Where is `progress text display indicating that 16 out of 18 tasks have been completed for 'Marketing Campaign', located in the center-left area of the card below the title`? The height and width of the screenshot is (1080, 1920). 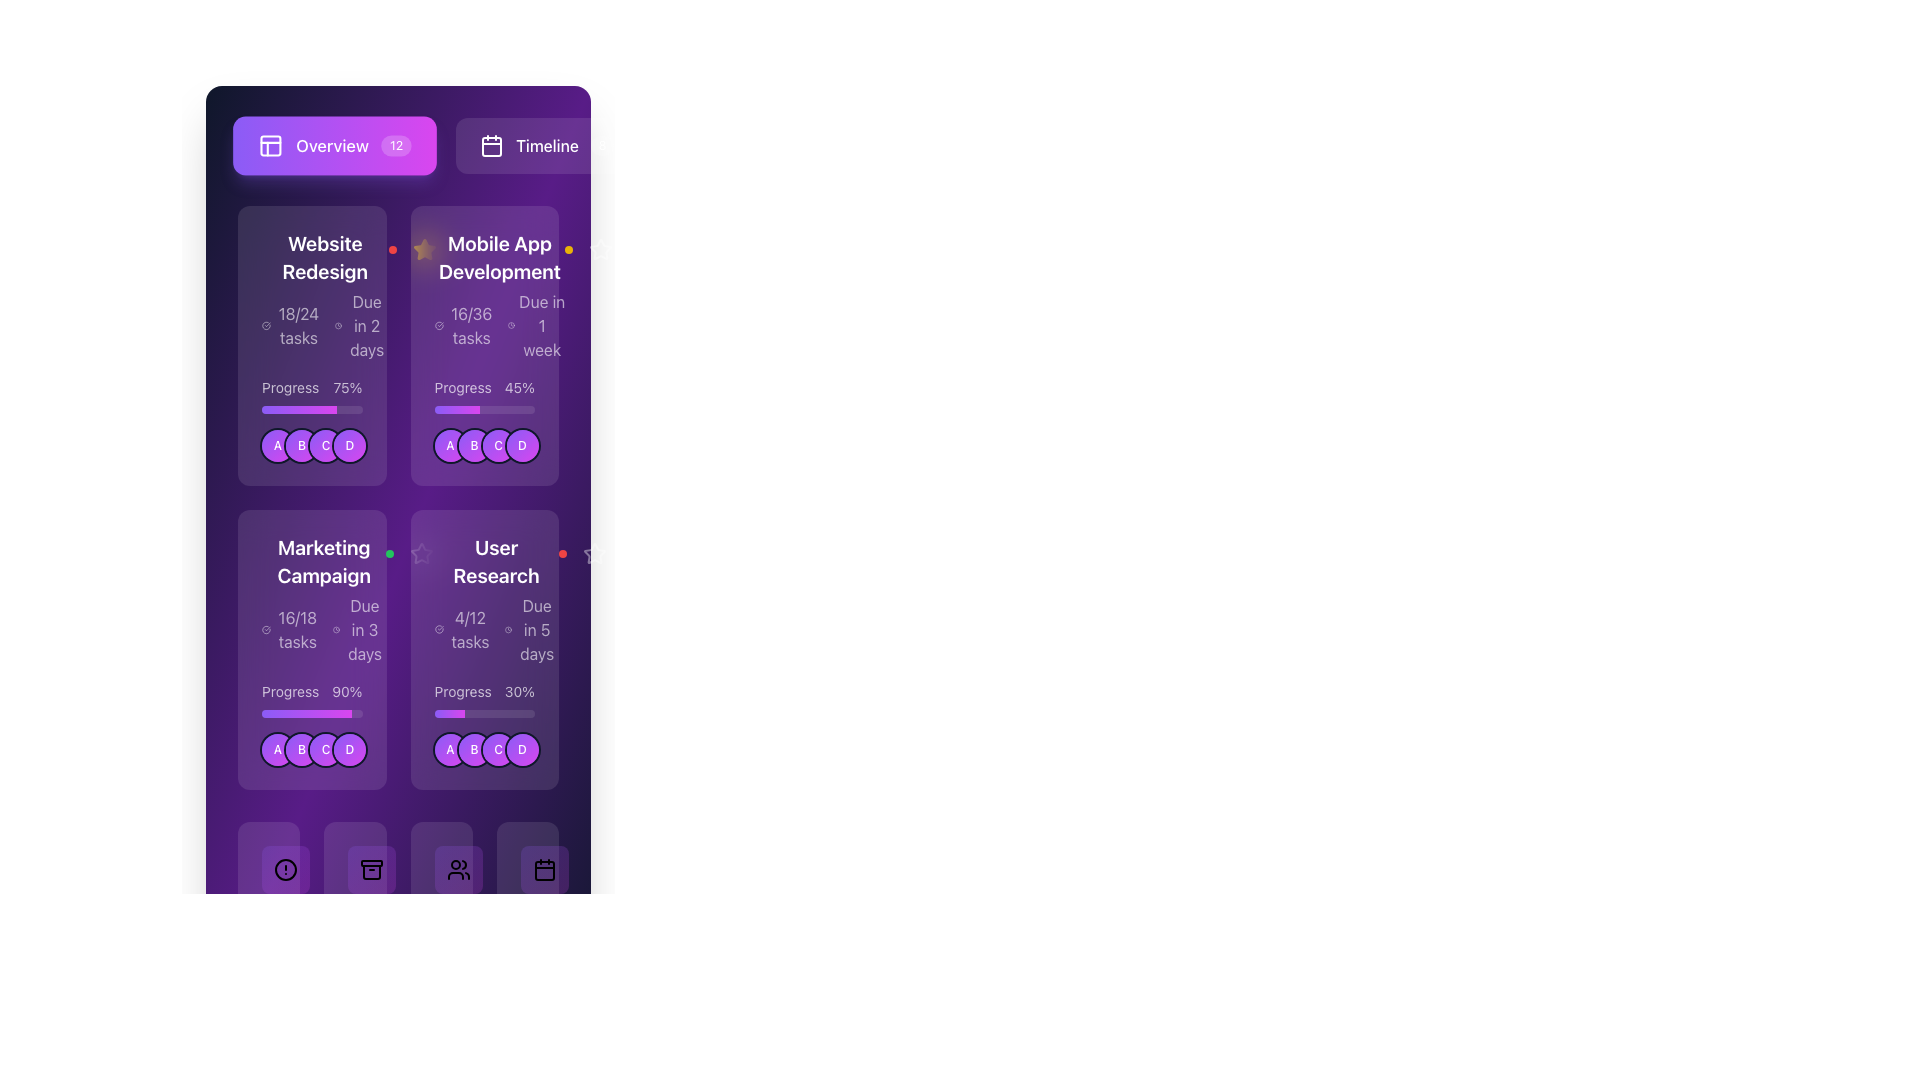 progress text display indicating that 16 out of 18 tasks have been completed for 'Marketing Campaign', located in the center-left area of the card below the title is located at coordinates (296, 628).